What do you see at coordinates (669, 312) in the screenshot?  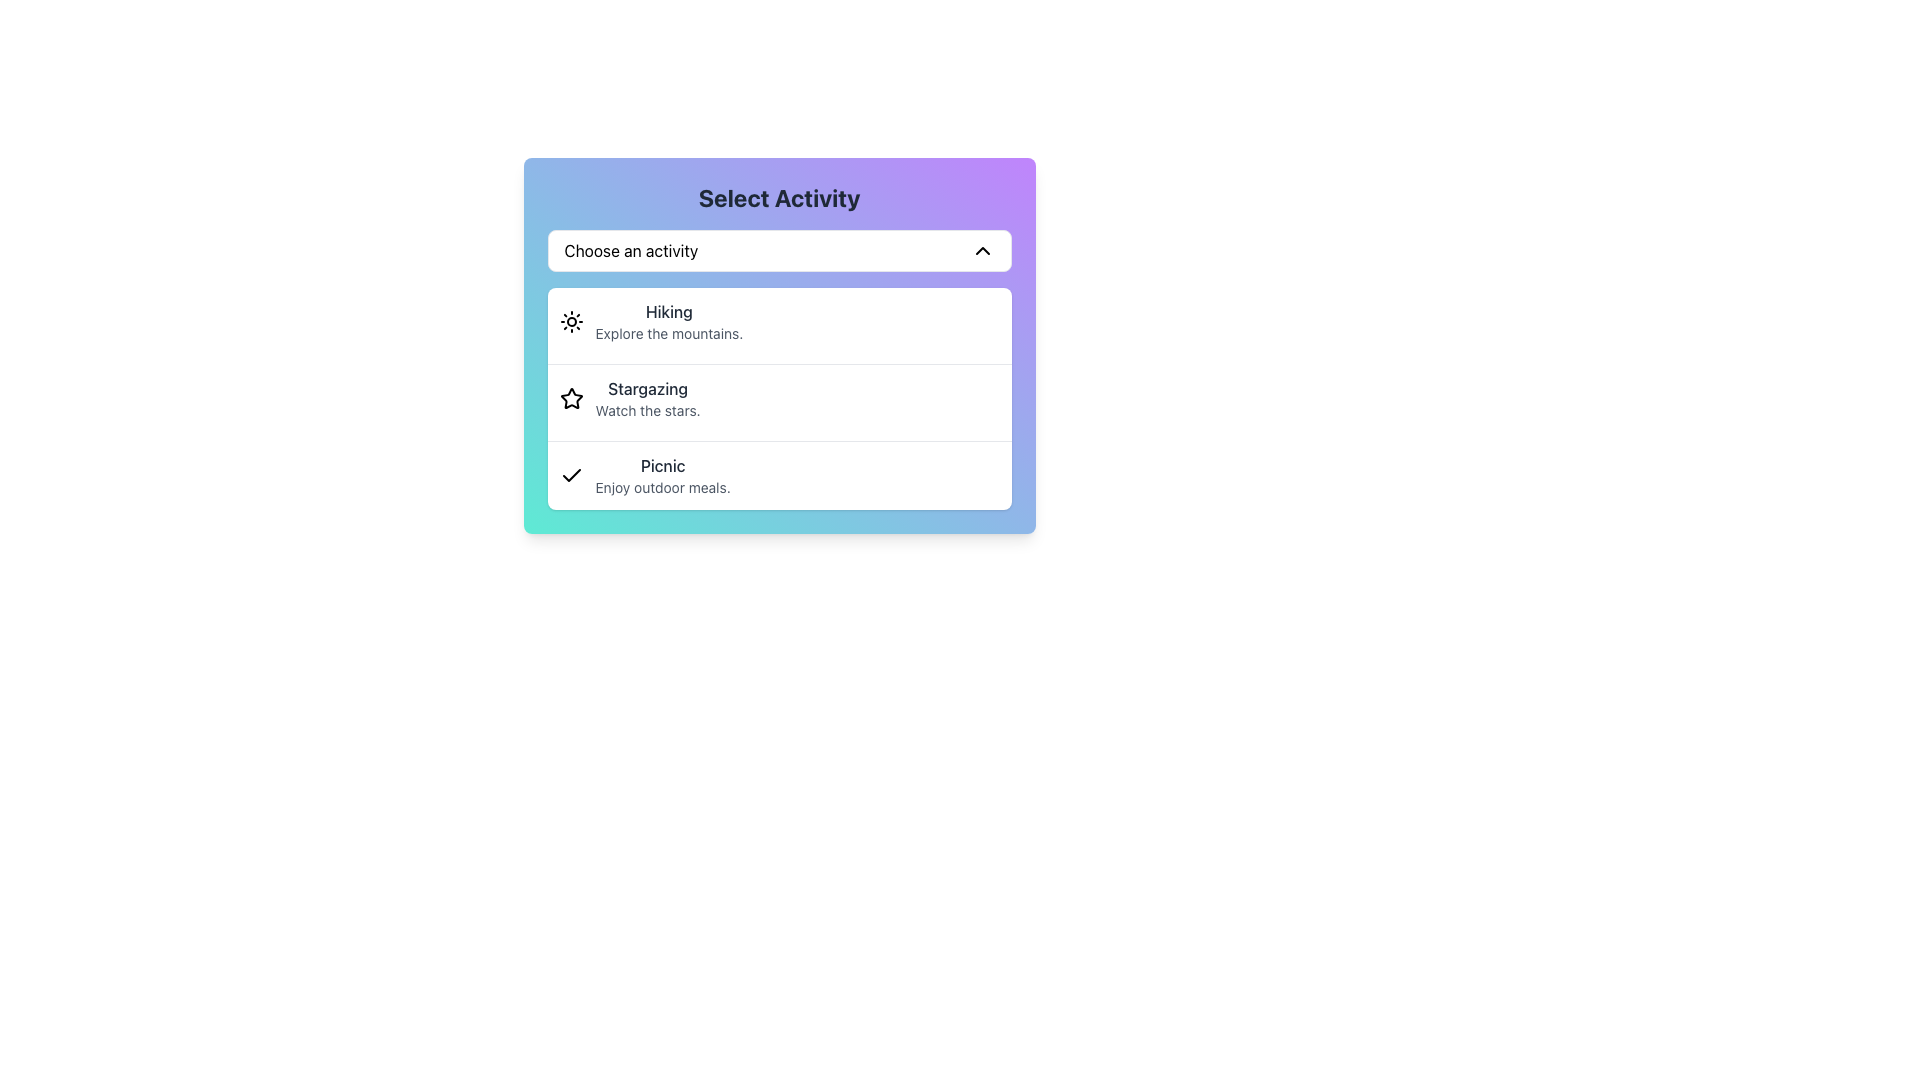 I see `the text label that says 'Hiking', which is styled with a medium font weight and dark gray color, located at the top of the activity selection menu` at bounding box center [669, 312].